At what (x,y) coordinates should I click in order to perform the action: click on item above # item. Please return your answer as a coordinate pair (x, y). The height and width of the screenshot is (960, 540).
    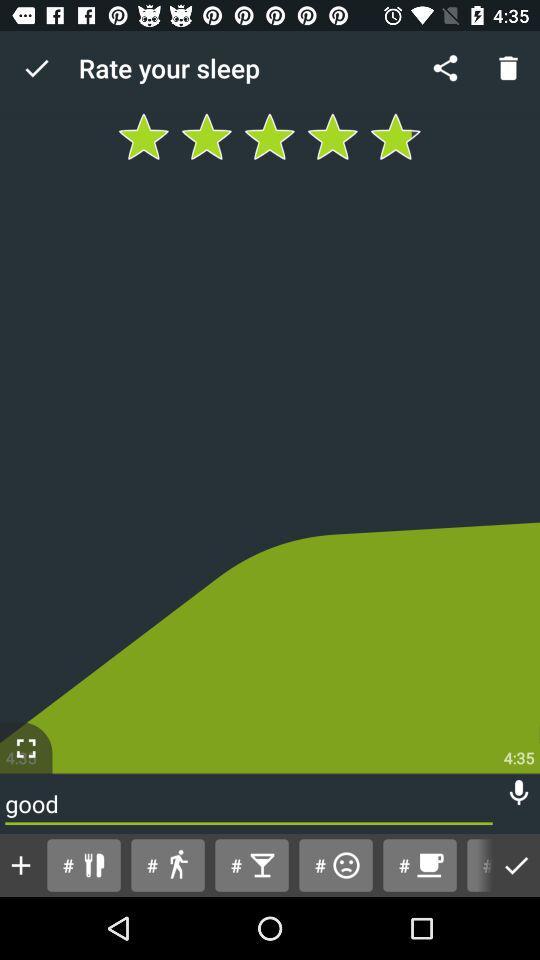
    Looking at the image, I should click on (518, 793).